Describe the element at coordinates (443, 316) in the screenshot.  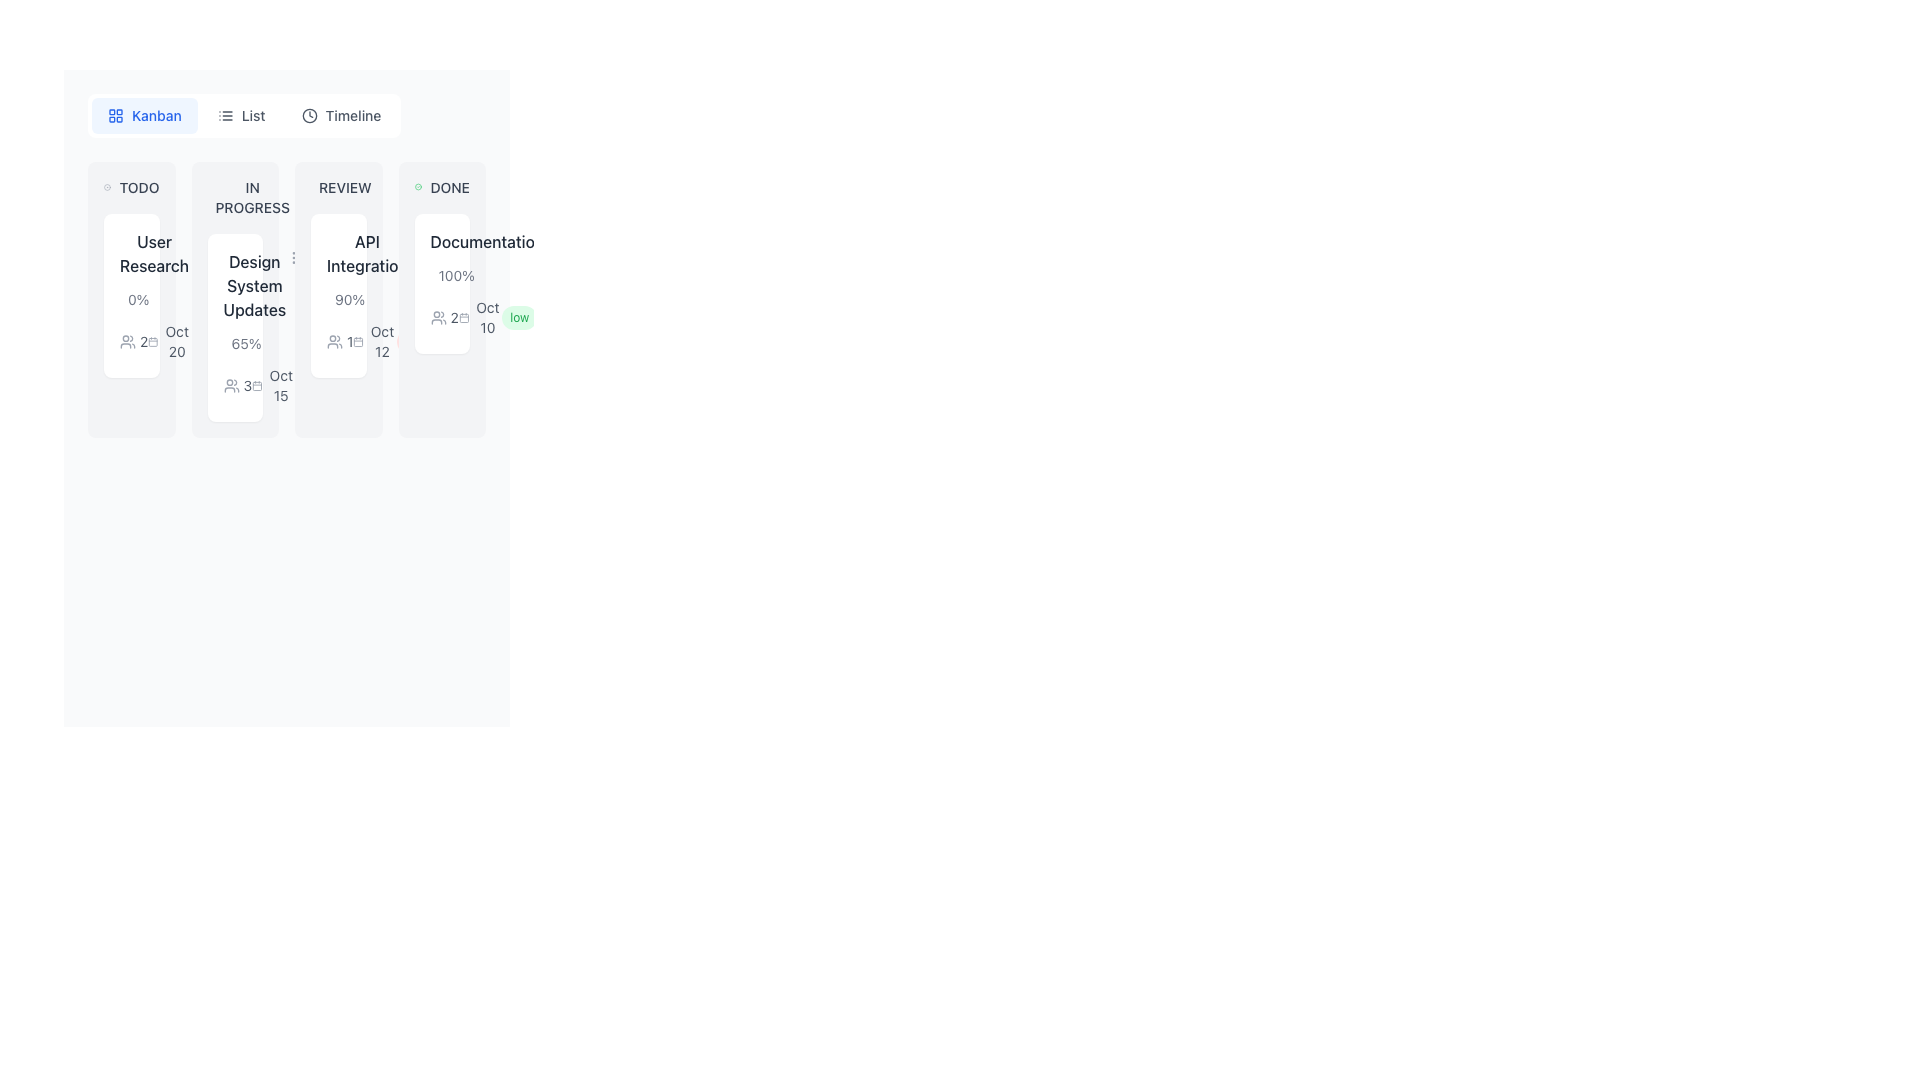
I see `the Text with icon component that features two user figures and the digit '2', located under the 'DONE' column in the Kanban-style layout` at that location.